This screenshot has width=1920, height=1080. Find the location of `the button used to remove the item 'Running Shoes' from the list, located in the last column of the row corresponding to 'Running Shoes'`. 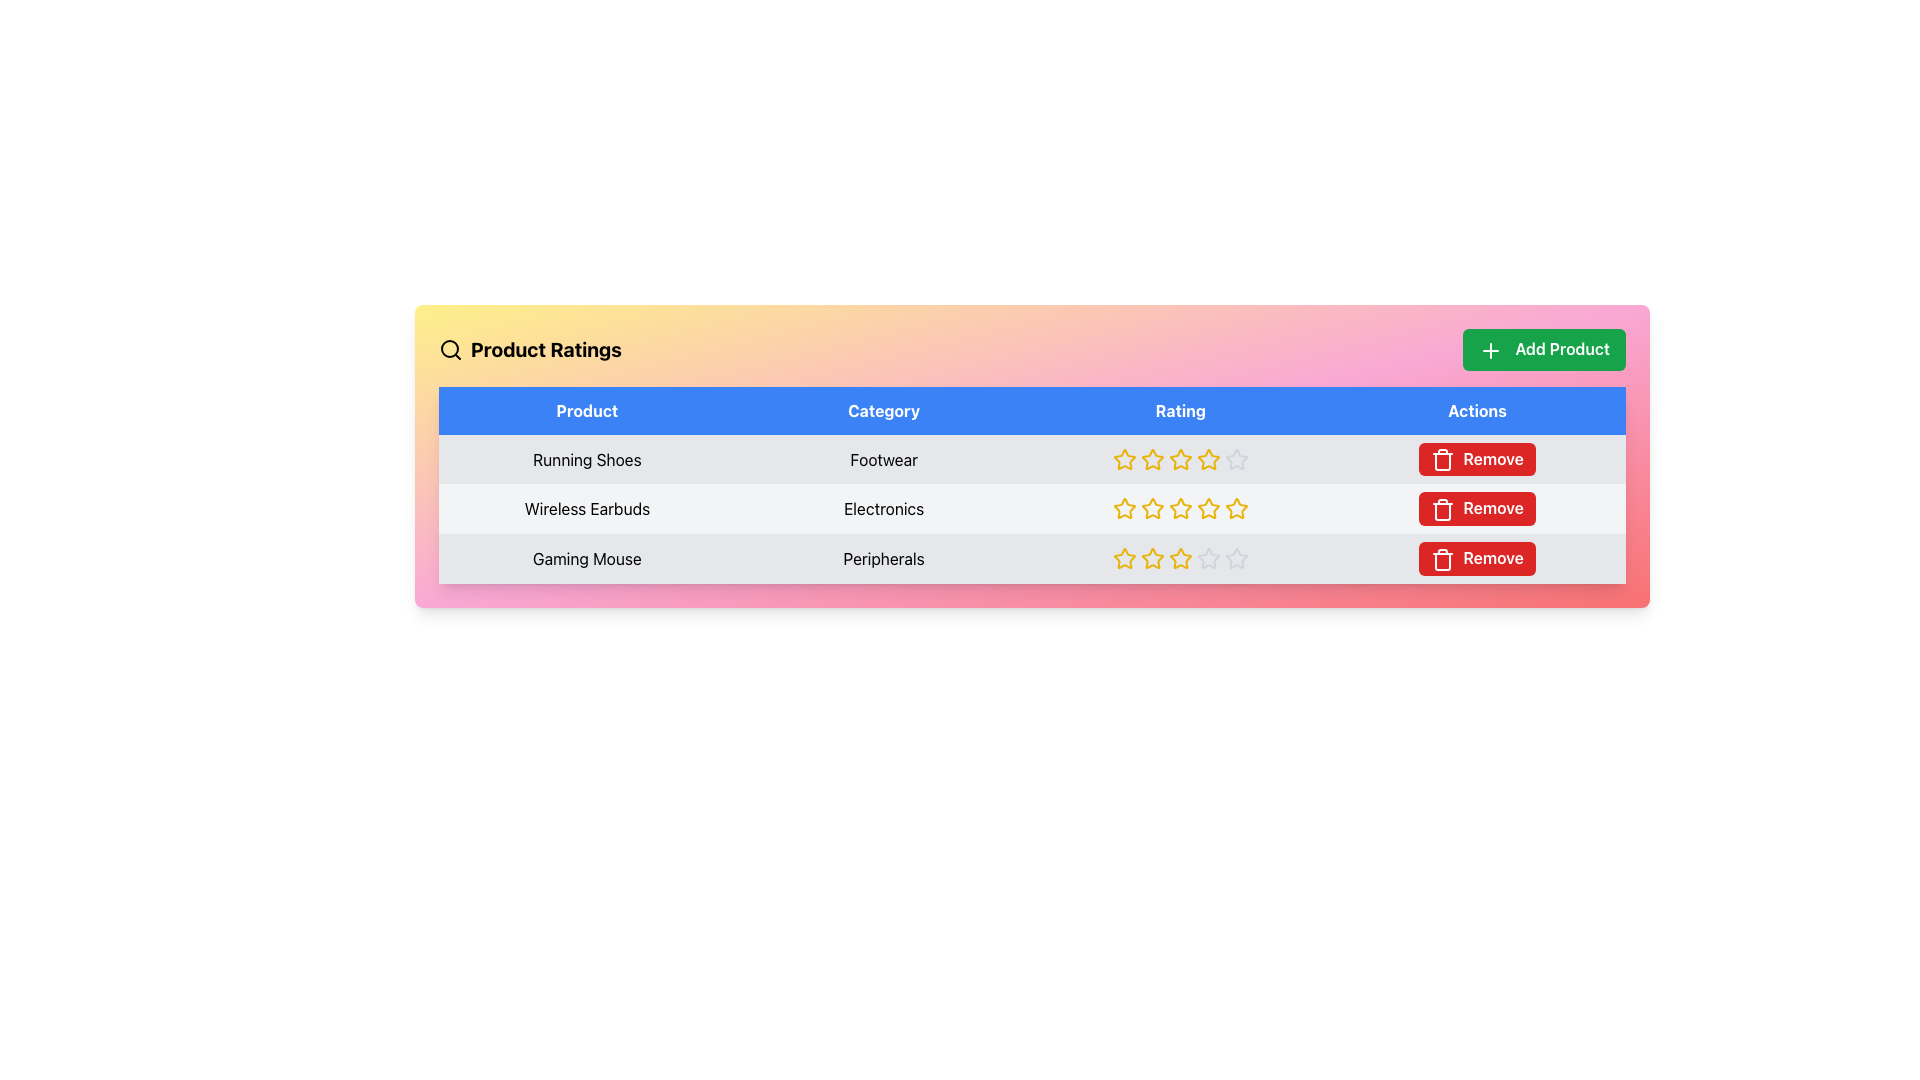

the button used to remove the item 'Running Shoes' from the list, located in the last column of the row corresponding to 'Running Shoes' is located at coordinates (1477, 459).